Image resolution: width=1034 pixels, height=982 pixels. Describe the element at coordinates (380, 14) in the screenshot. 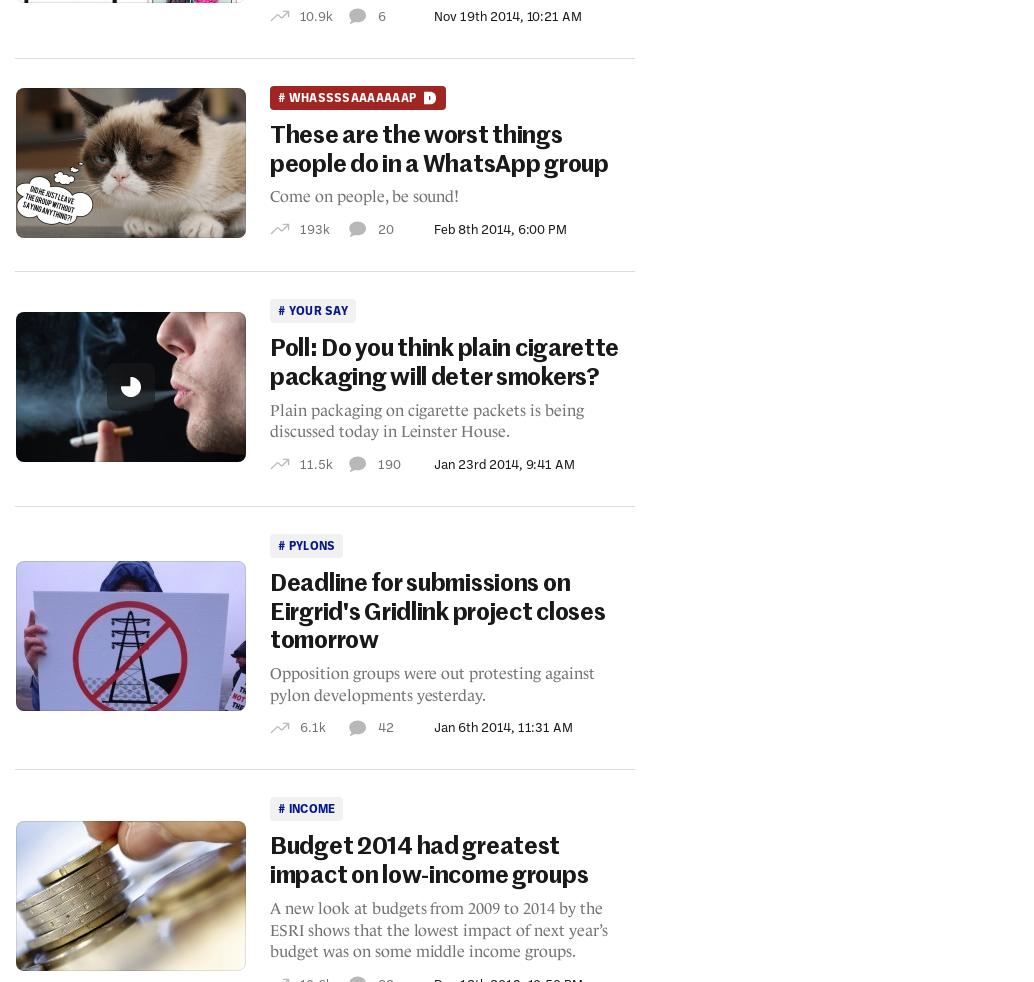

I see `'6'` at that location.